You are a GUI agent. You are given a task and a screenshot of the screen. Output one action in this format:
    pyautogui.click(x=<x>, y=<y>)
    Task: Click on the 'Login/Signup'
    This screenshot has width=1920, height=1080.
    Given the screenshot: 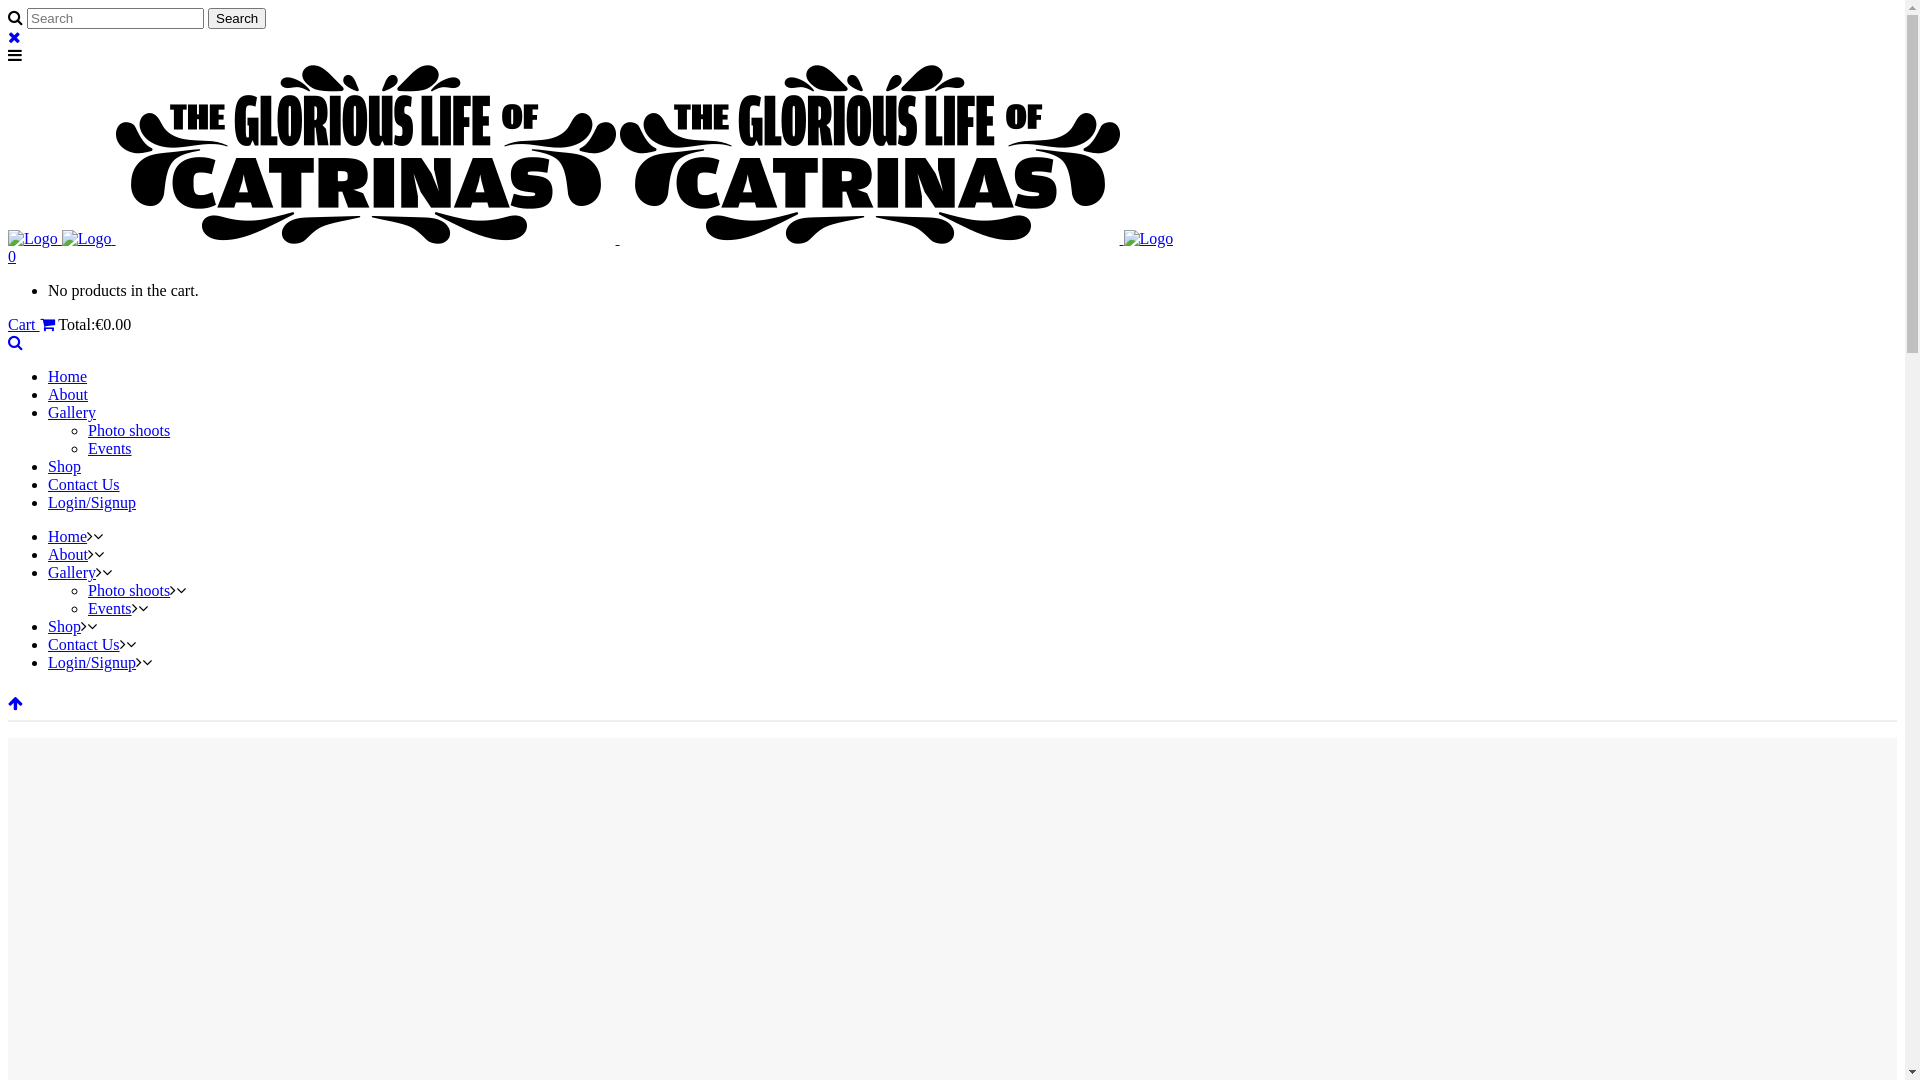 What is the action you would take?
    pyautogui.click(x=48, y=662)
    